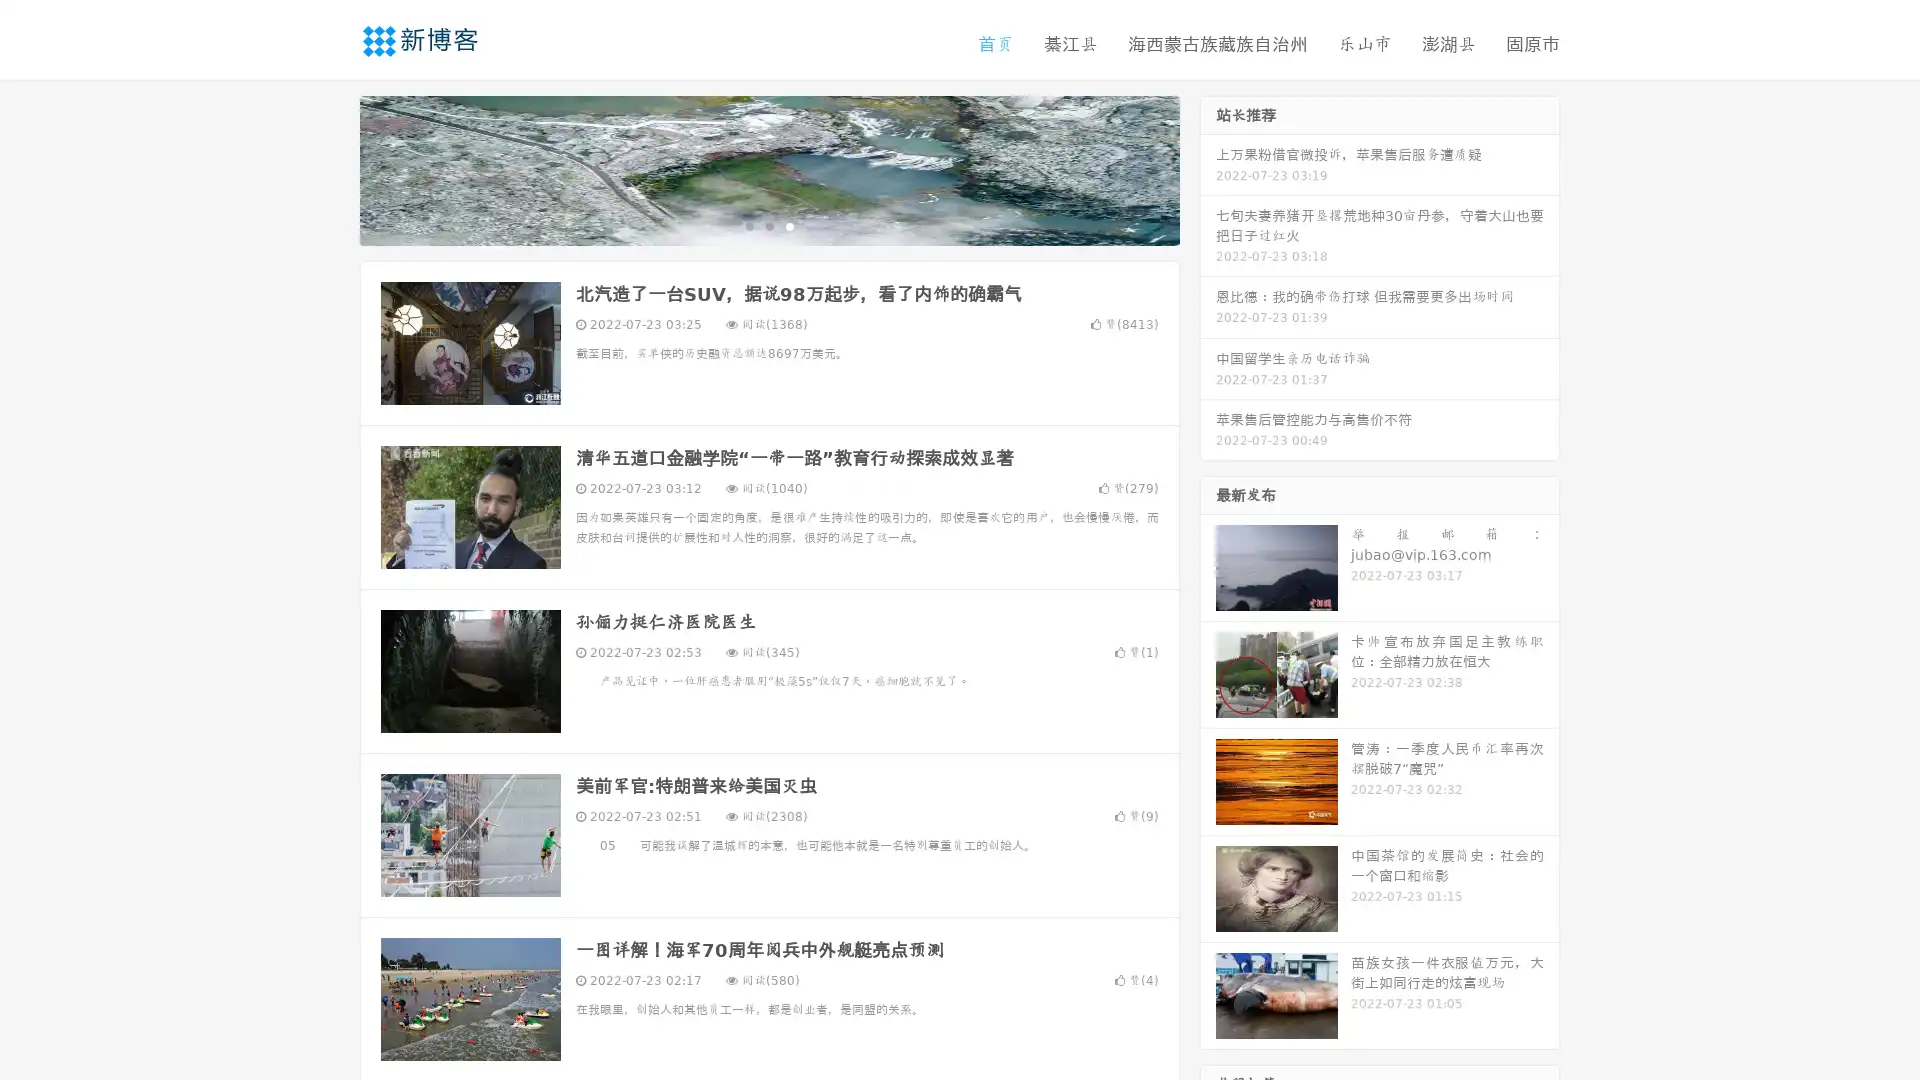  Describe the element at coordinates (768, 225) in the screenshot. I see `Go to slide 2` at that location.